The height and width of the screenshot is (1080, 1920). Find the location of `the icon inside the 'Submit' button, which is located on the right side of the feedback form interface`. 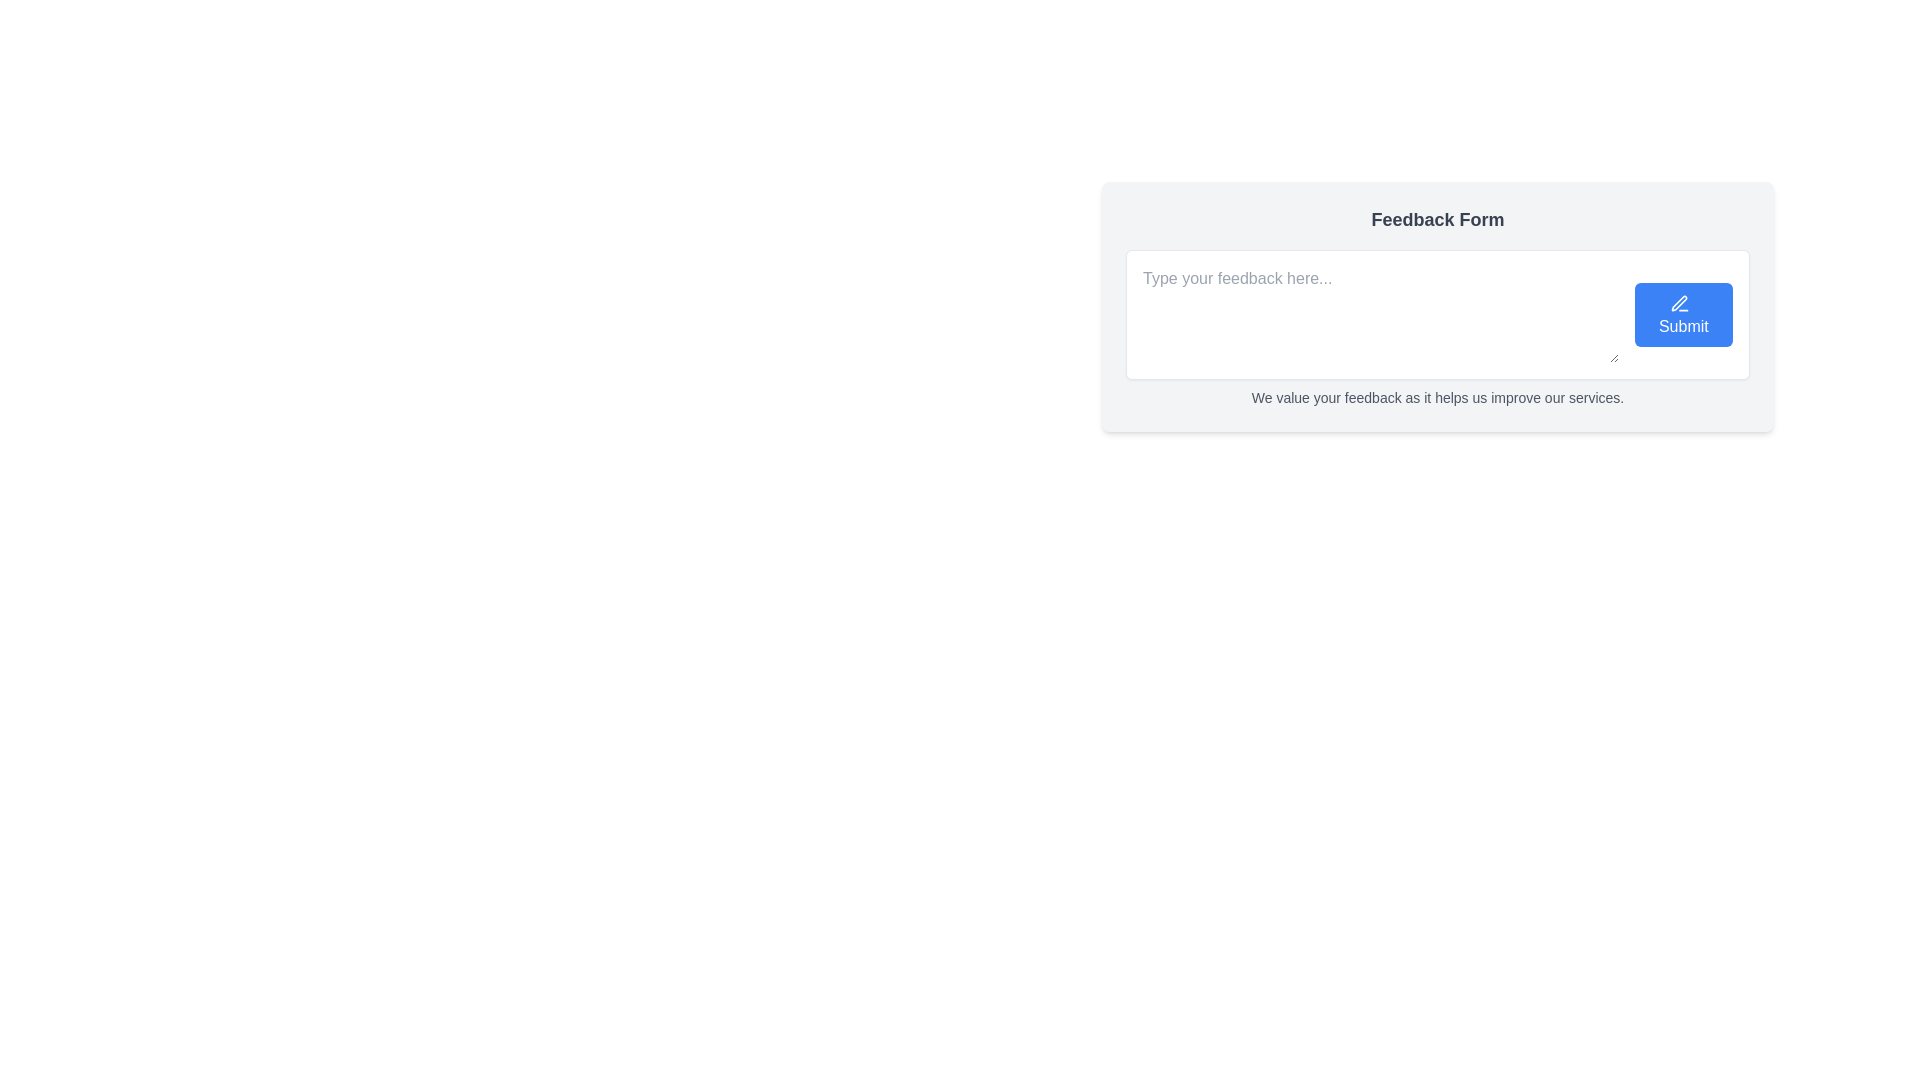

the icon inside the 'Submit' button, which is located on the right side of the feedback form interface is located at coordinates (1679, 303).